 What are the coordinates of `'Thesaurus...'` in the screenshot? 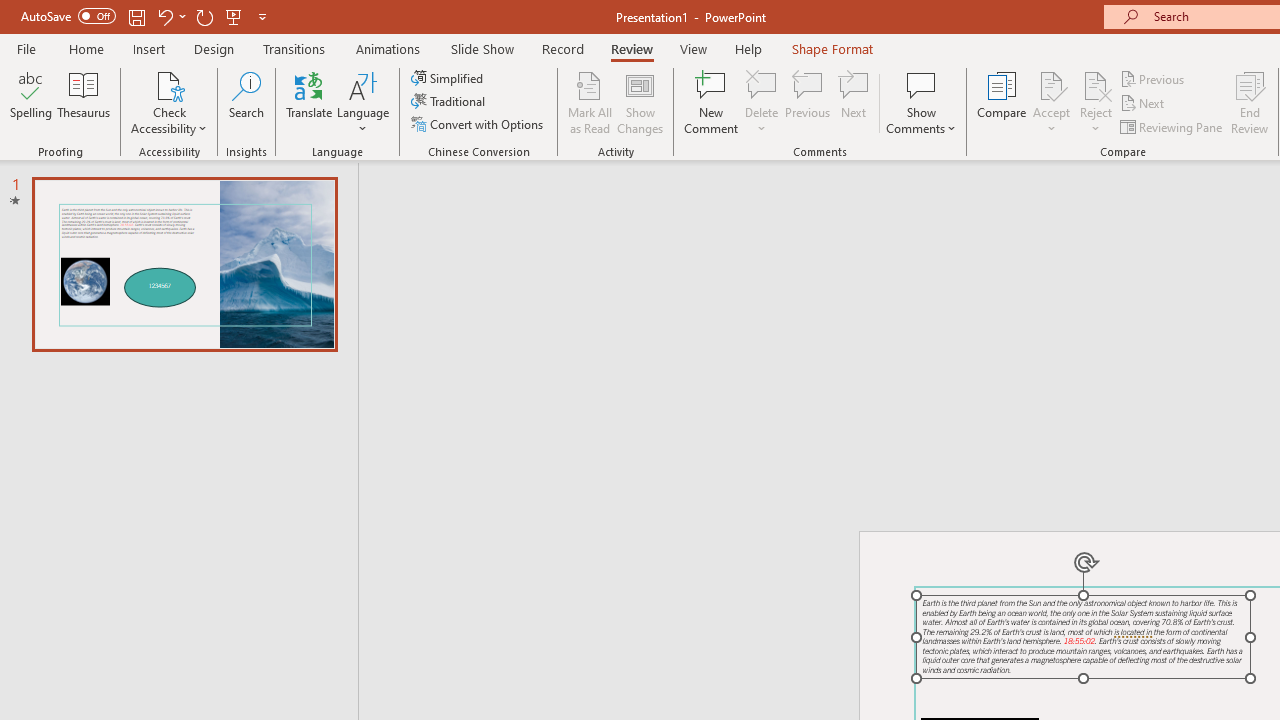 It's located at (82, 103).